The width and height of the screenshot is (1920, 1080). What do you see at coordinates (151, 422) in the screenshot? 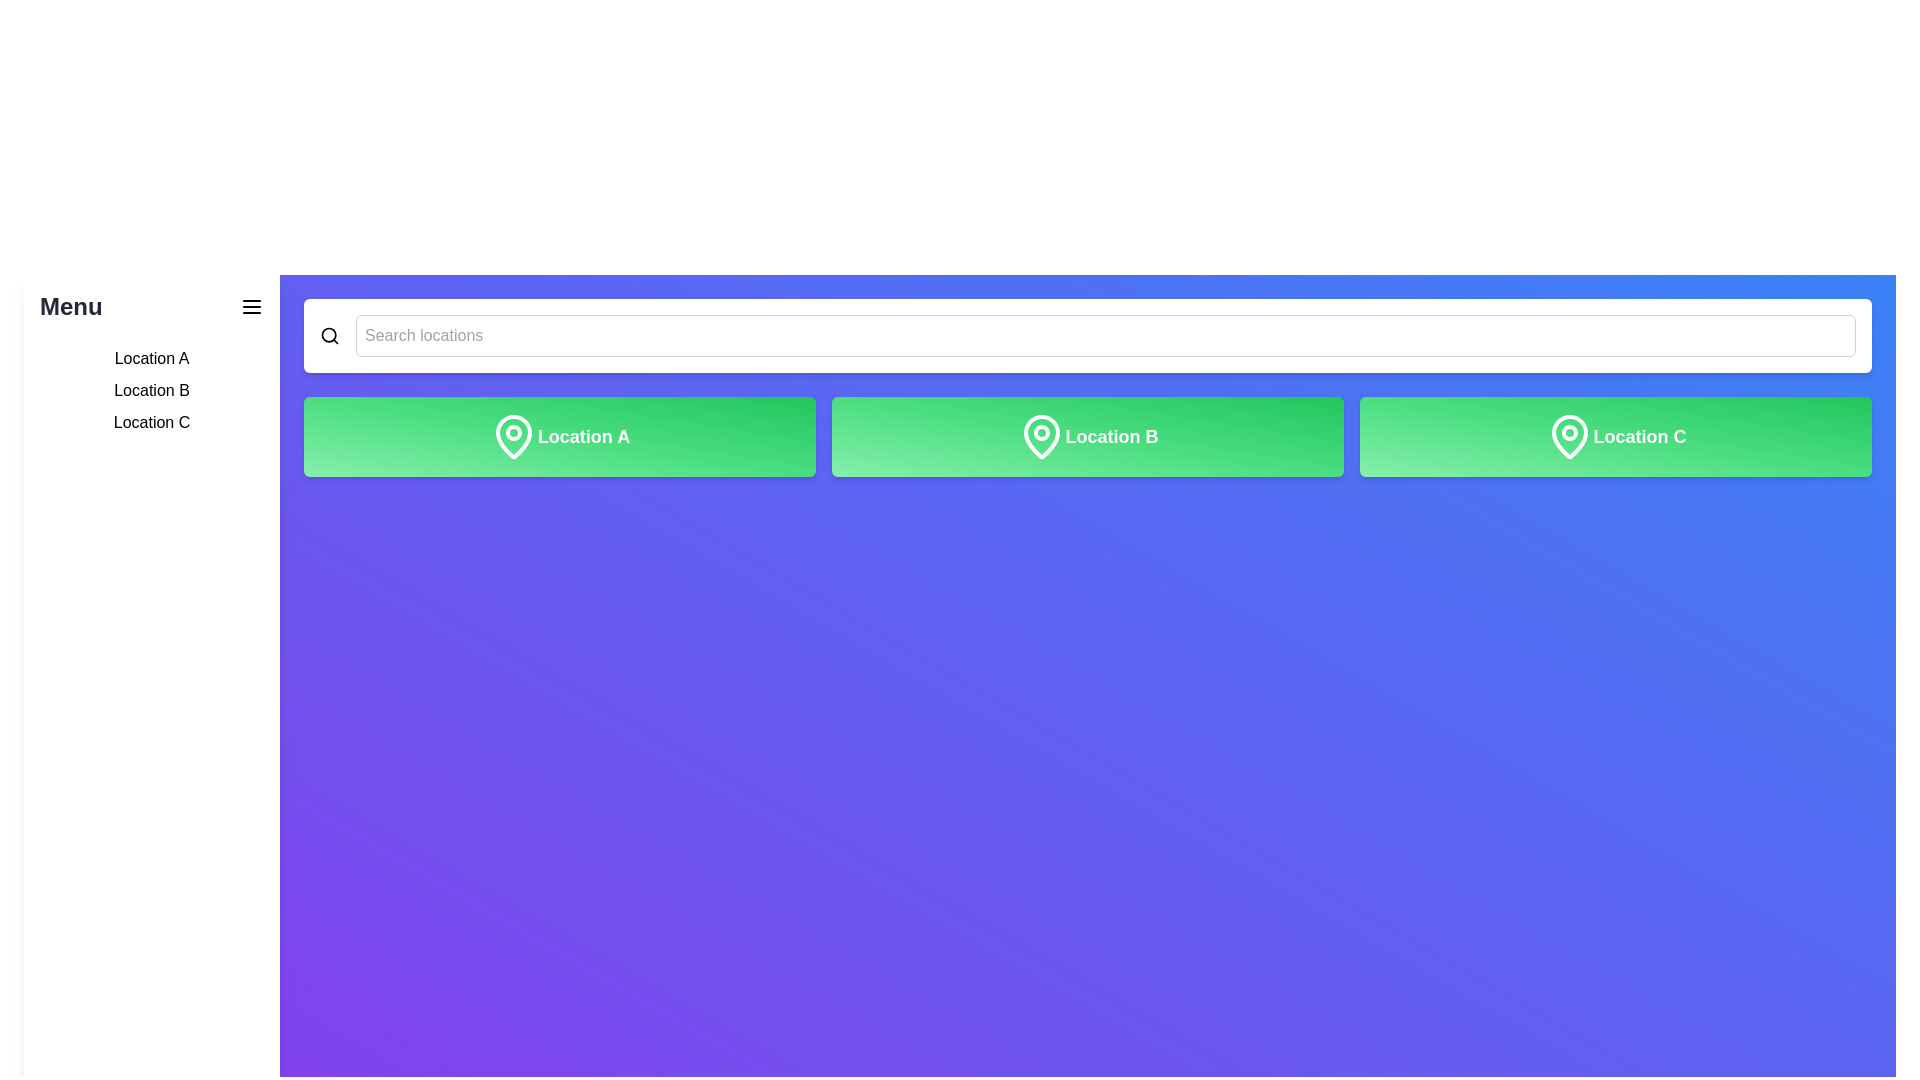
I see `the third item in the left sidebar menu labeled 'Location C'` at bounding box center [151, 422].